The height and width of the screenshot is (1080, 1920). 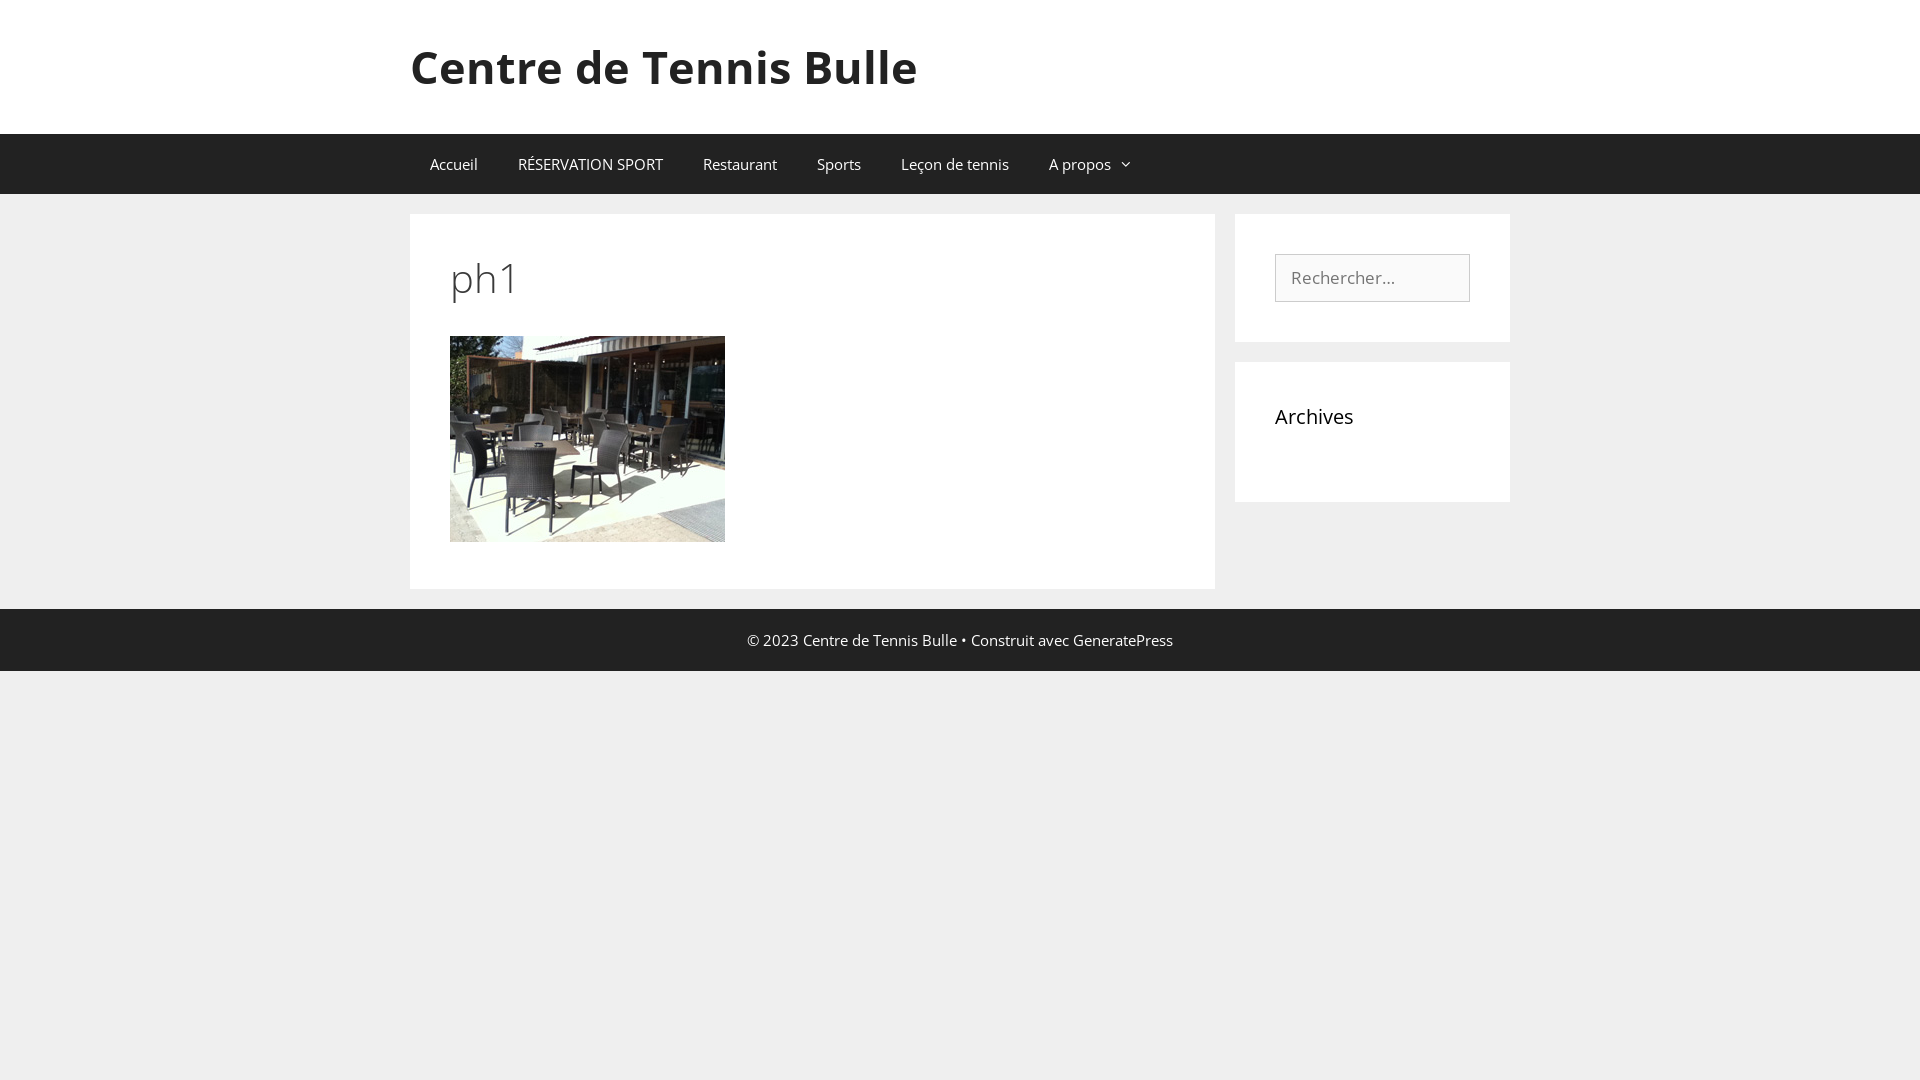 I want to click on 'Accueil', so click(x=453, y=163).